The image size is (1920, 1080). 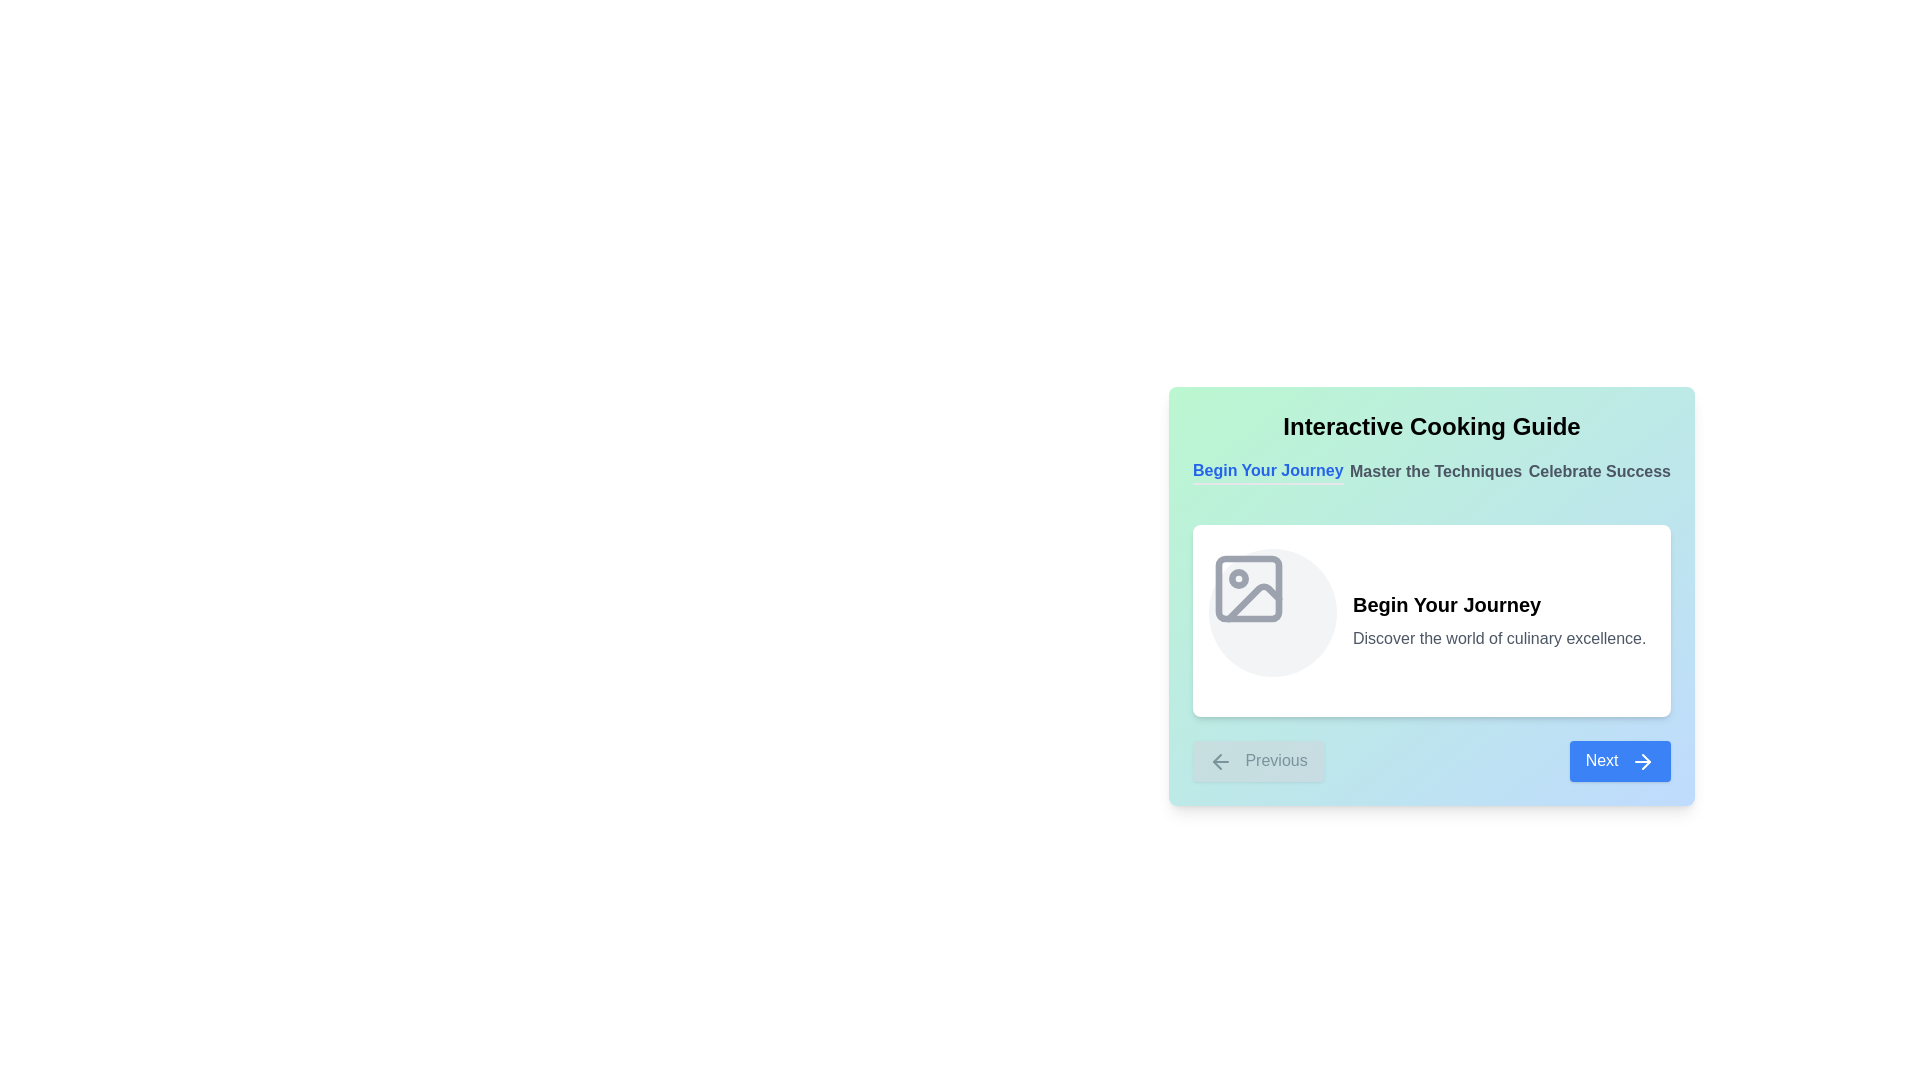 I want to click on 'Next' button to navigate to the next step, so click(x=1620, y=760).